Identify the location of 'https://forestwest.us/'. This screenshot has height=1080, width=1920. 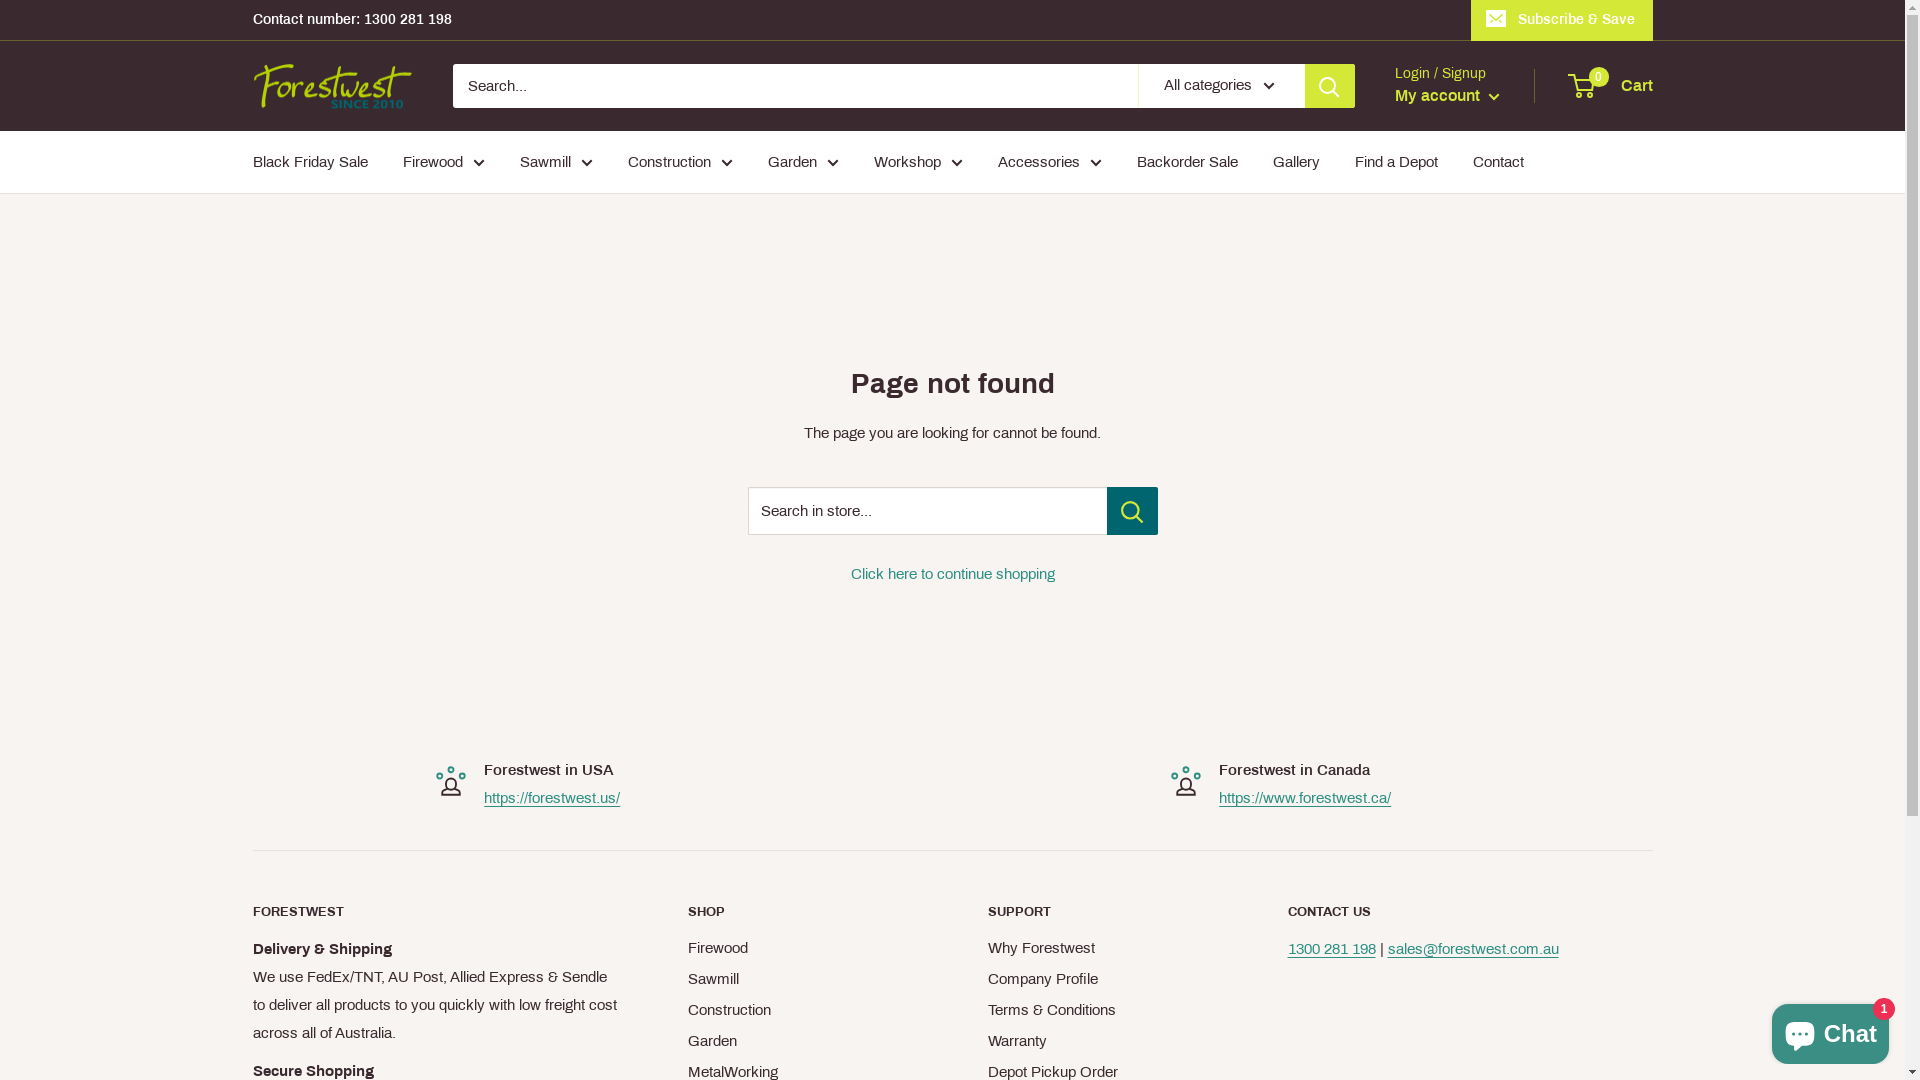
(484, 797).